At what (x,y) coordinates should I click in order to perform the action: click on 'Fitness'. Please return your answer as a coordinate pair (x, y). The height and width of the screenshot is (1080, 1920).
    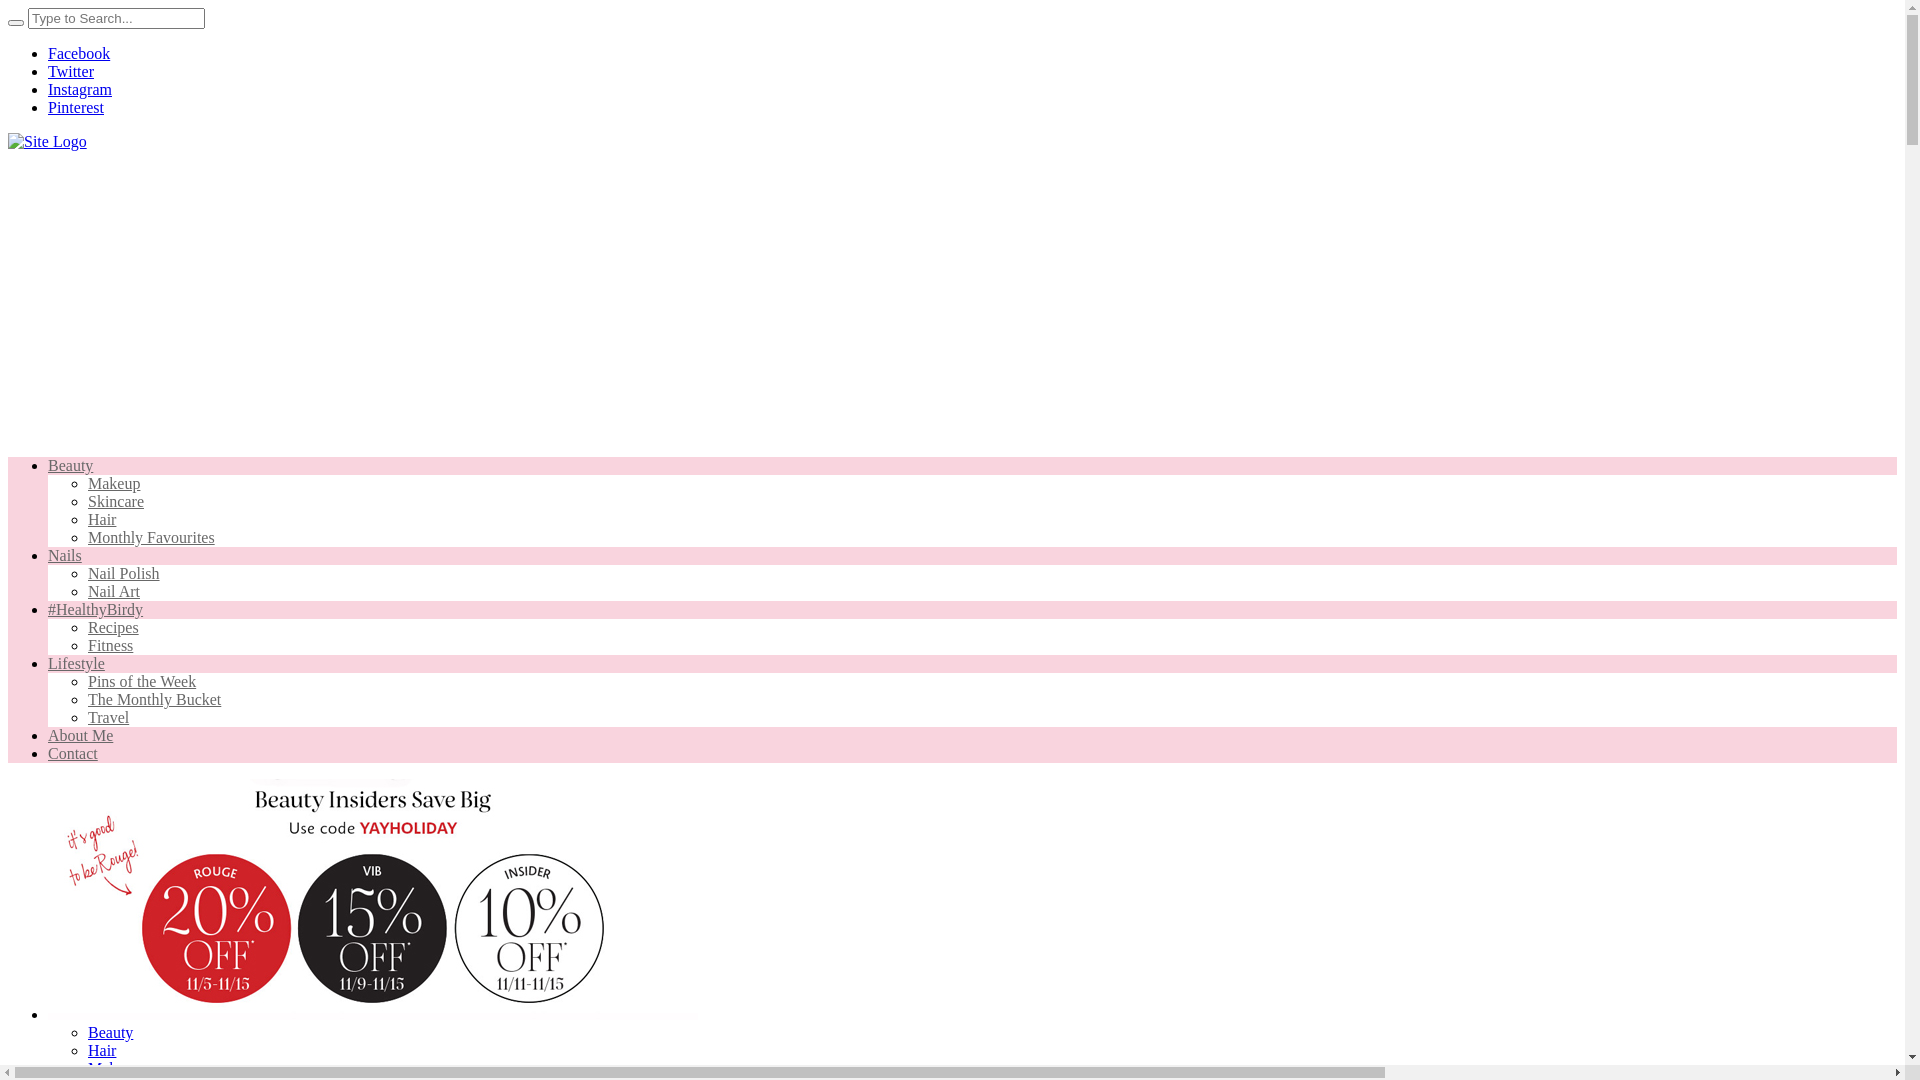
    Looking at the image, I should click on (109, 645).